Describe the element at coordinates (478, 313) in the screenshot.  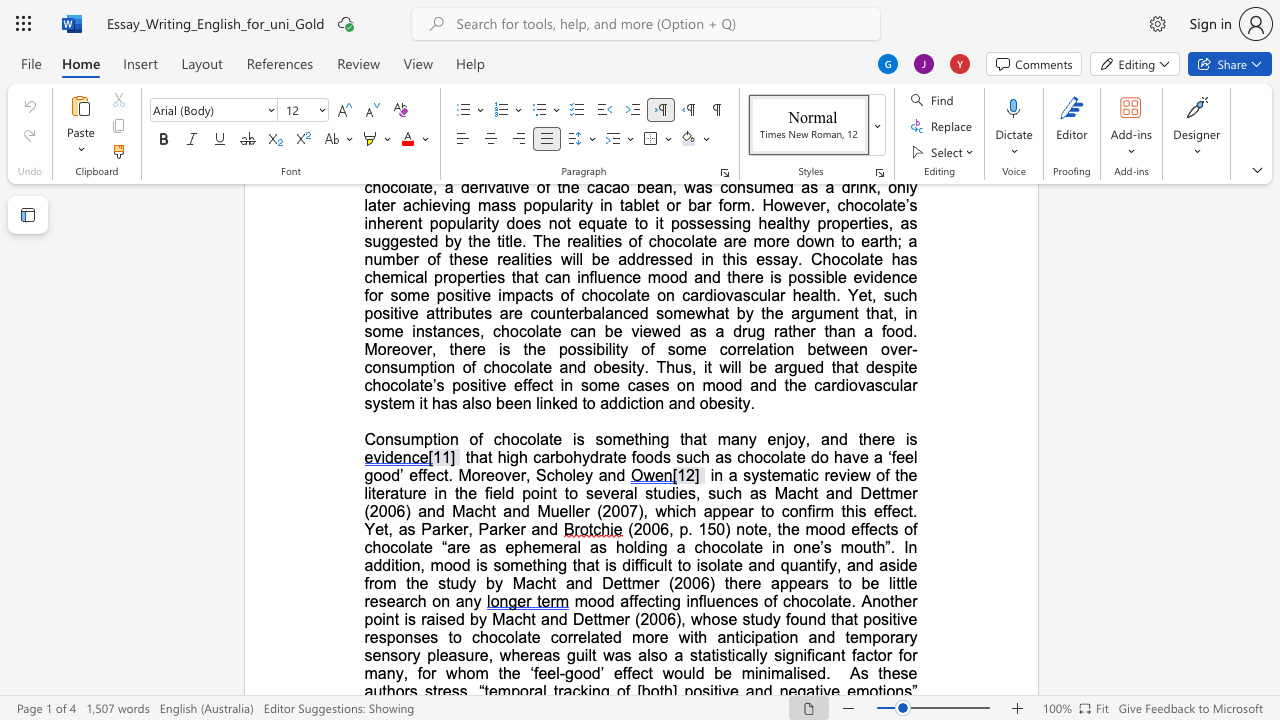
I see `the 7th character "e" in the text` at that location.